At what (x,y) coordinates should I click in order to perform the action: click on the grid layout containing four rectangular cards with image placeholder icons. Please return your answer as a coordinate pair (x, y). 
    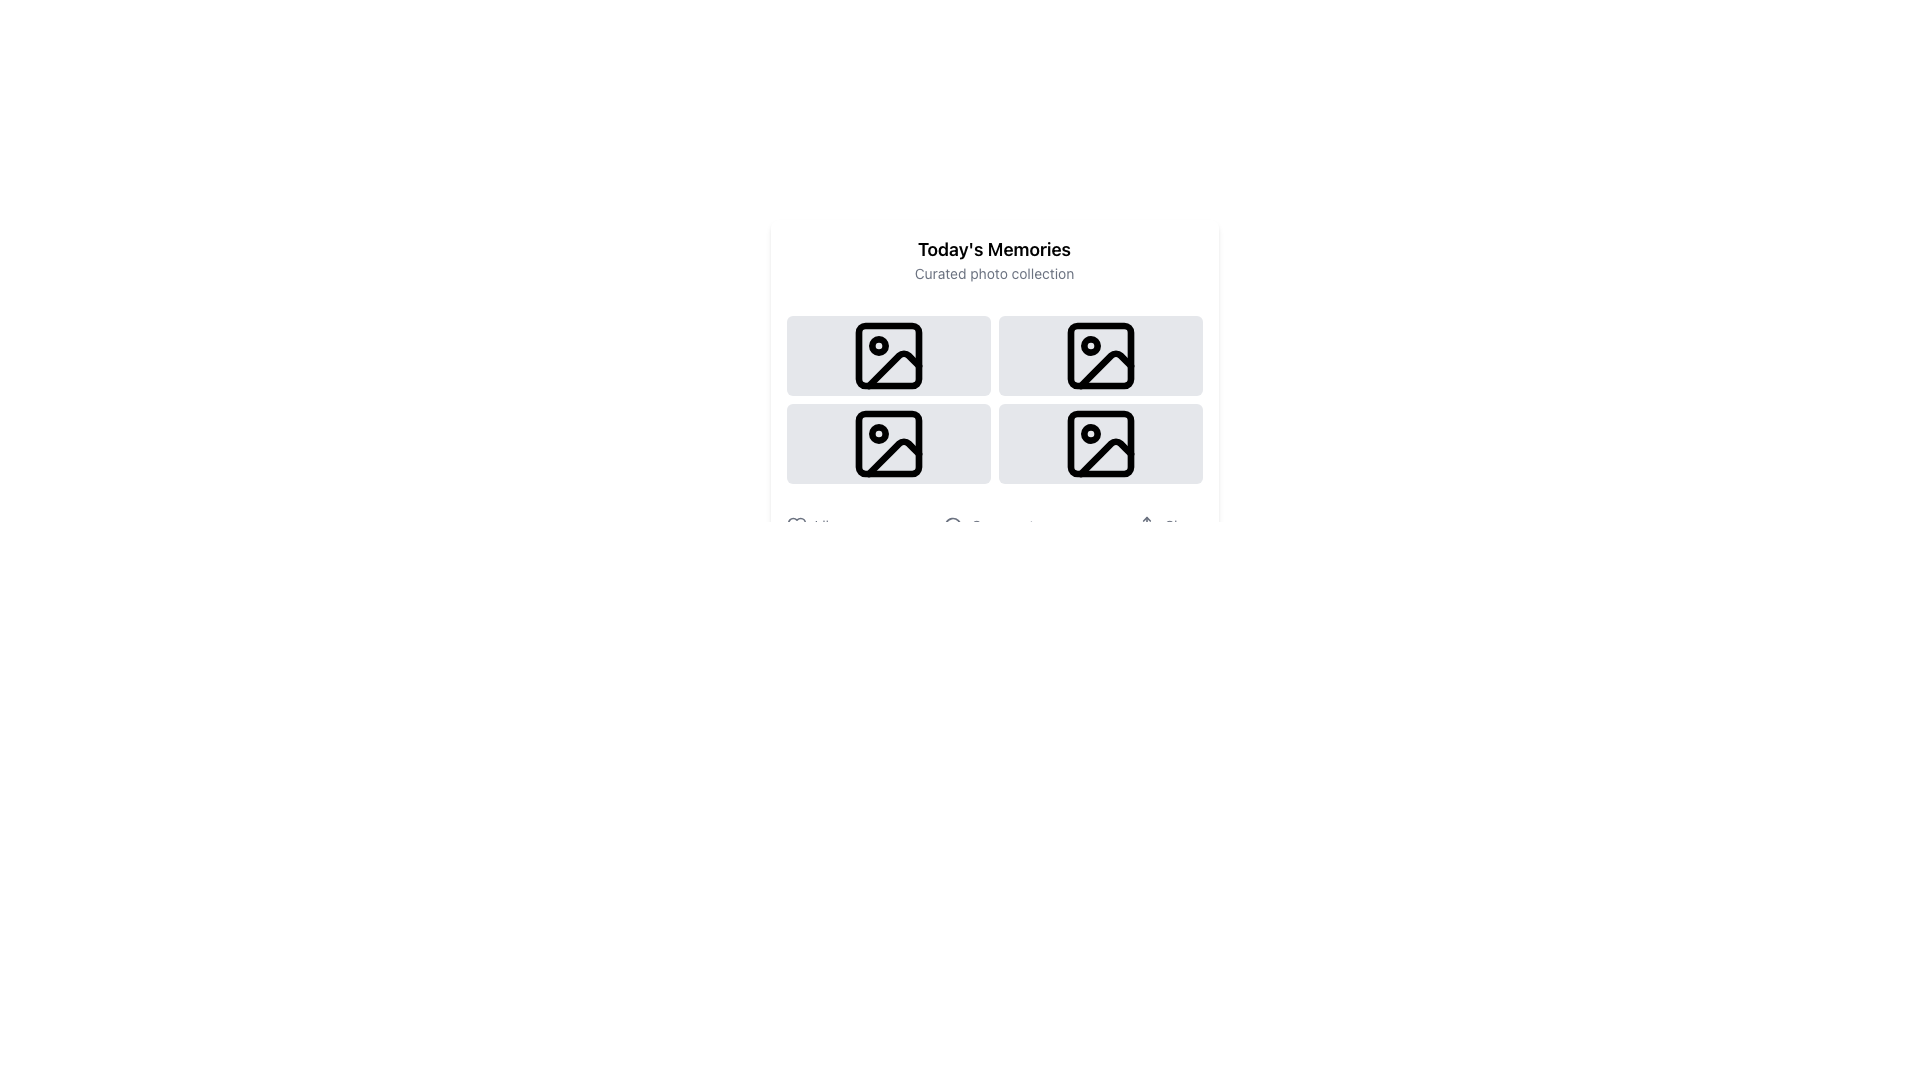
    Looking at the image, I should click on (994, 400).